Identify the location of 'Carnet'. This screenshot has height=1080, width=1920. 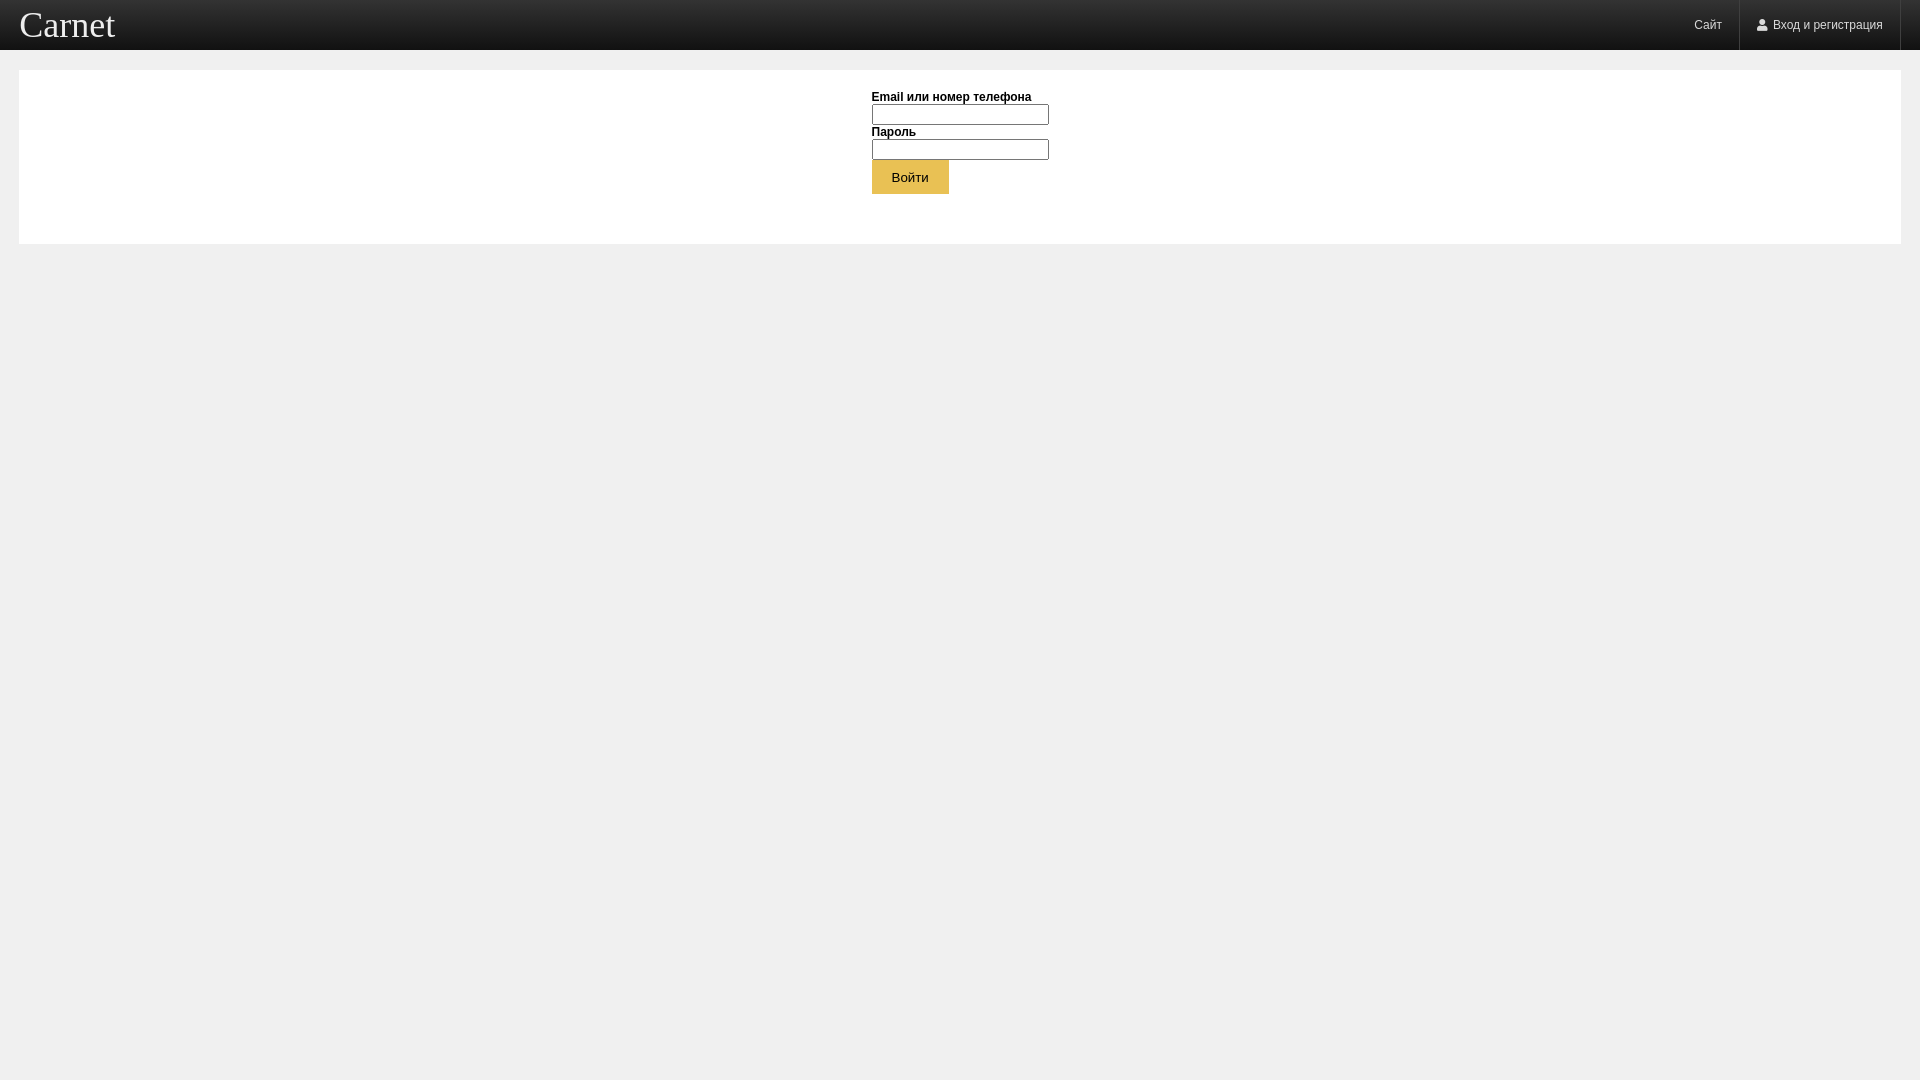
(67, 24).